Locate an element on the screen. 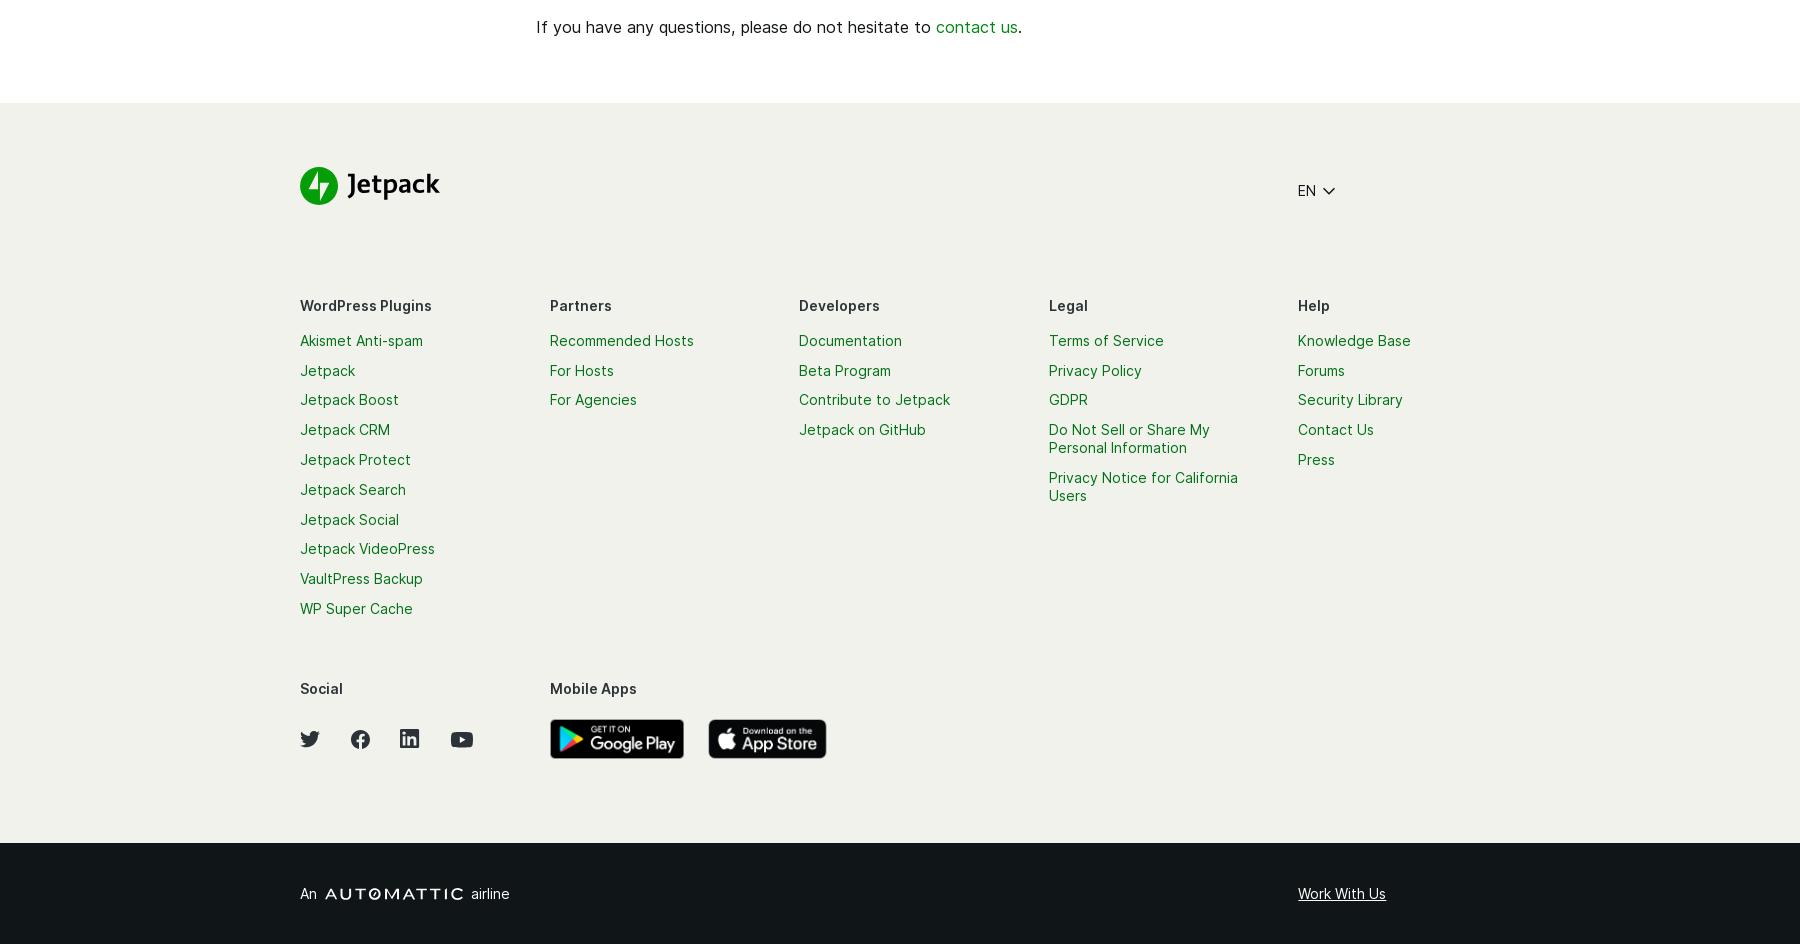  'For Hosts' is located at coordinates (581, 369).